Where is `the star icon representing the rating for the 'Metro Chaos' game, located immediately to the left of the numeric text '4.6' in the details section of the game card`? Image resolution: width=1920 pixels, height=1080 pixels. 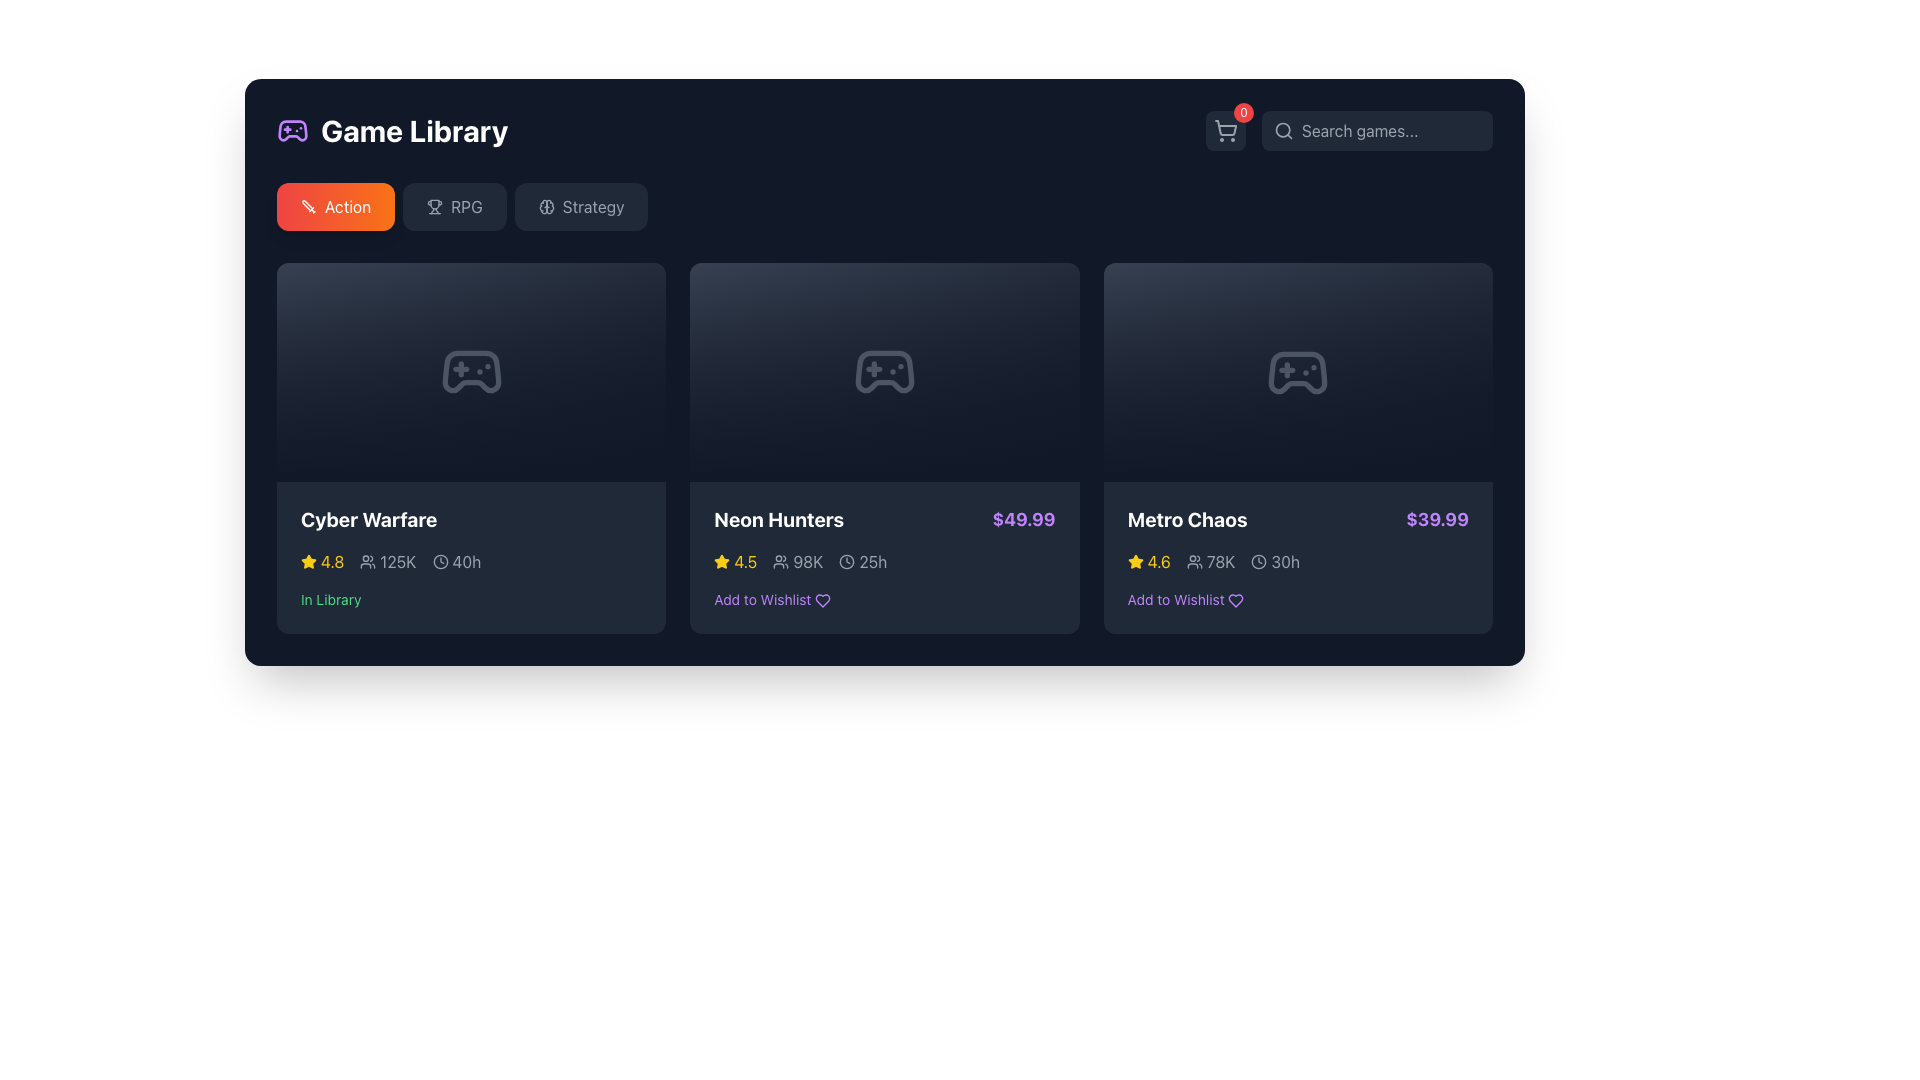
the star icon representing the rating for the 'Metro Chaos' game, located immediately to the left of the numeric text '4.6' in the details section of the game card is located at coordinates (1135, 562).